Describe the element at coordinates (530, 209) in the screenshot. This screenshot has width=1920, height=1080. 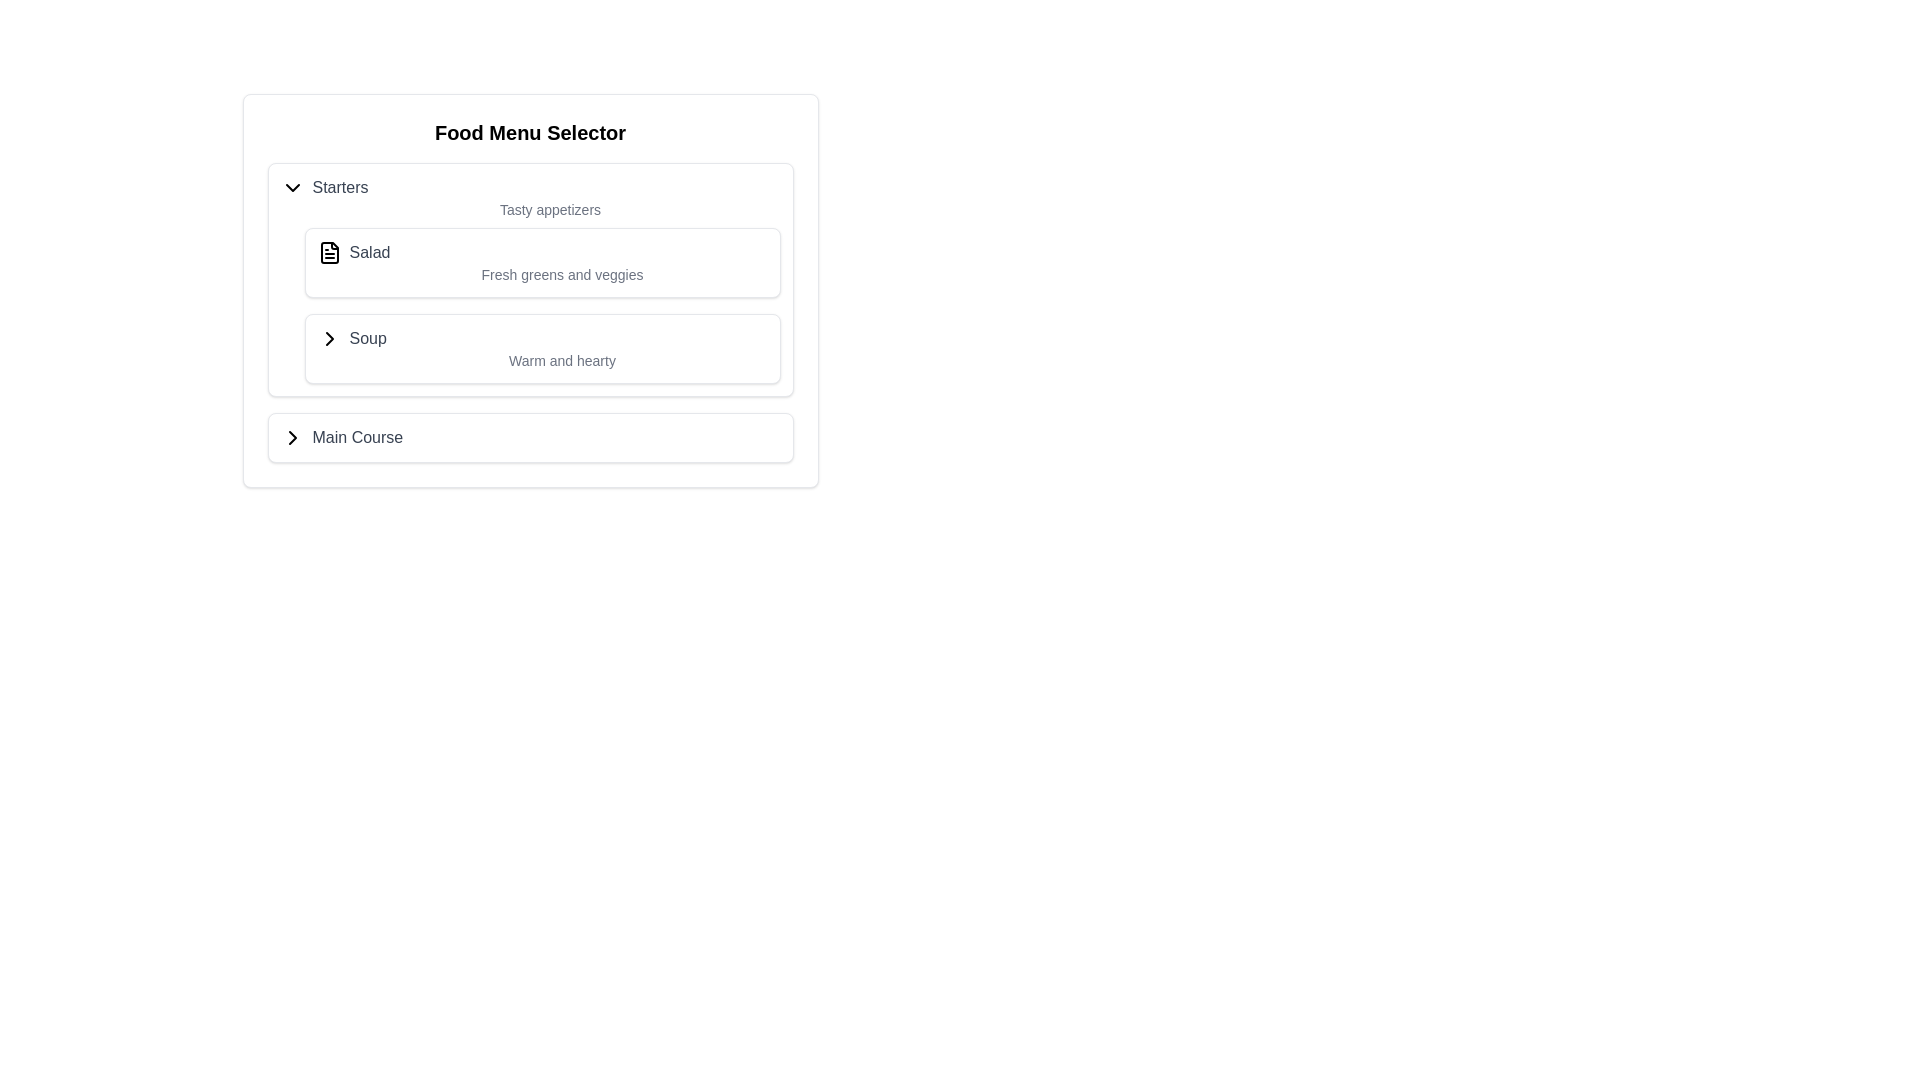
I see `the text label reading 'Tasty appetizers' styled in a small gray font, positioned below the 'Starters' header in the 'Food Menu Selector'` at that location.